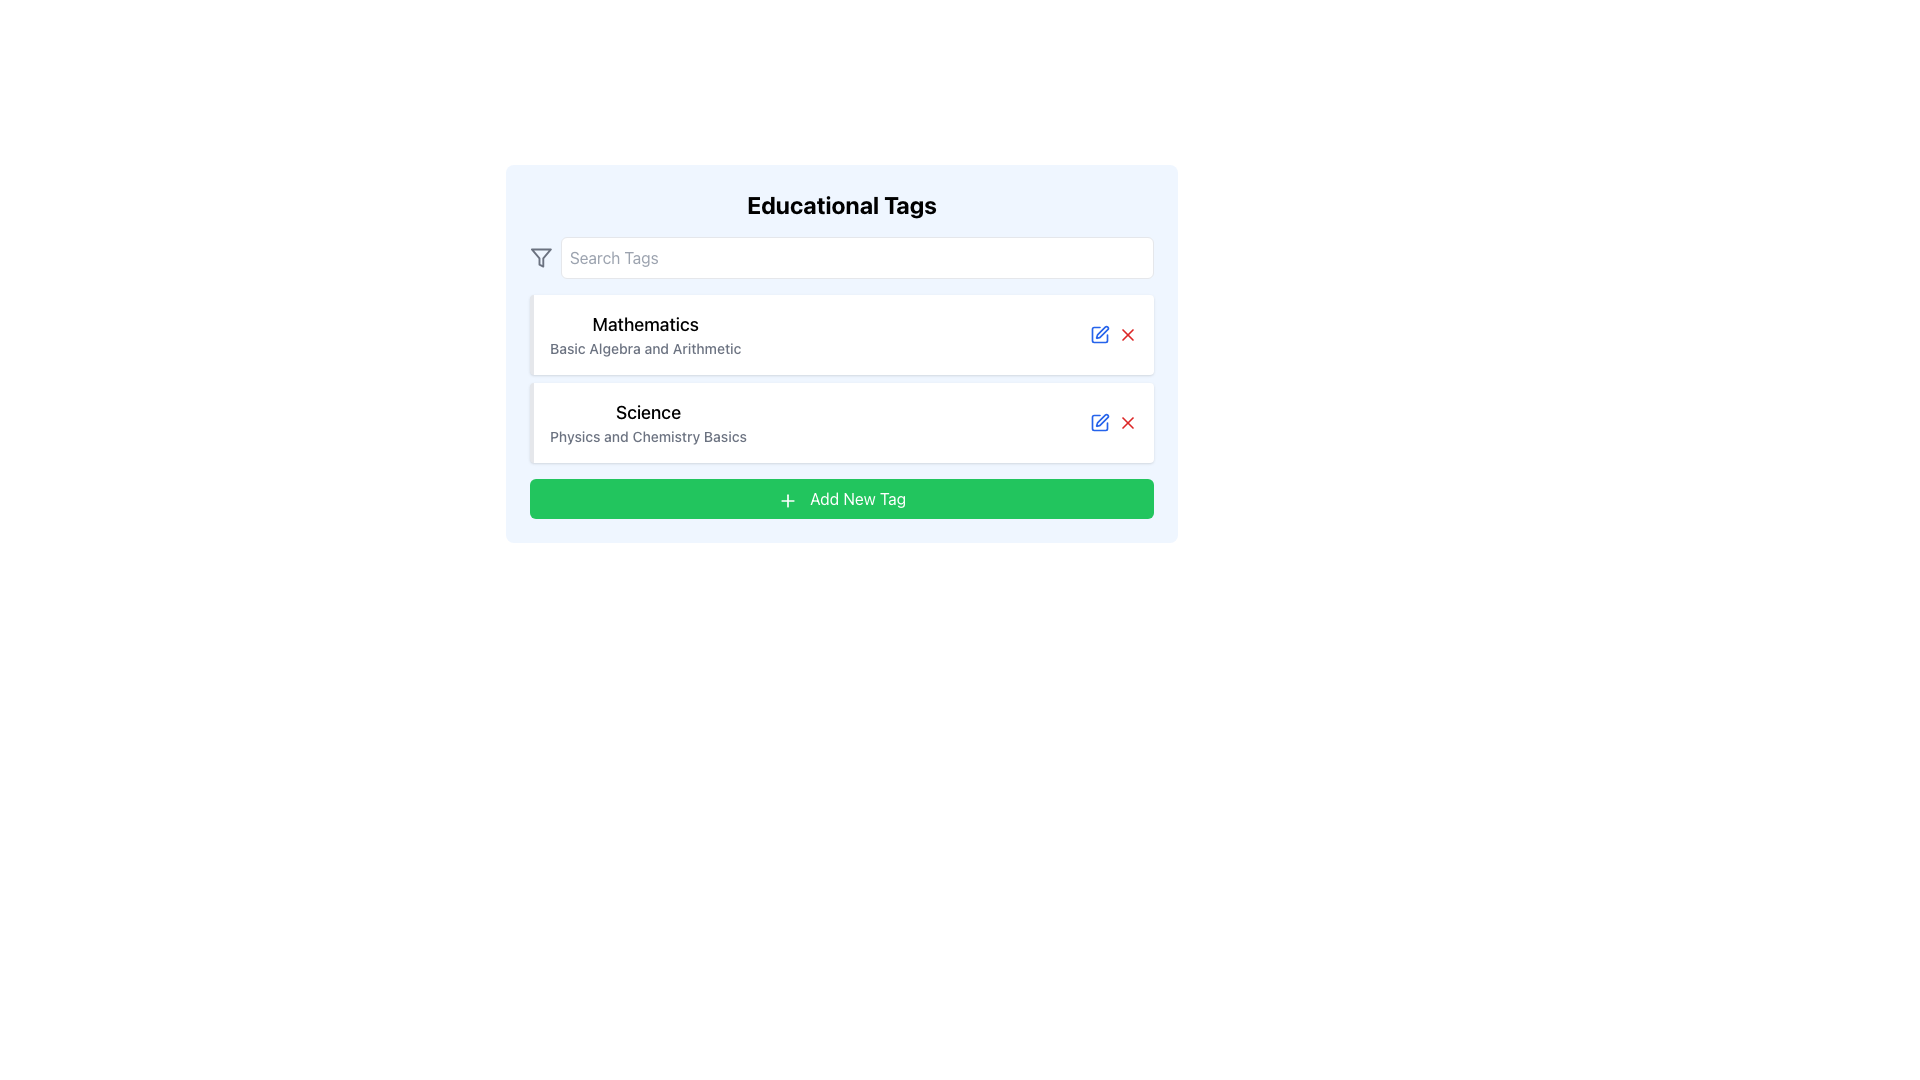 This screenshot has height=1080, width=1920. Describe the element at coordinates (541, 257) in the screenshot. I see `the filter icon located to the left of the 'Search Tags' text input box, which serves as a visual representation for filtering actions` at that location.